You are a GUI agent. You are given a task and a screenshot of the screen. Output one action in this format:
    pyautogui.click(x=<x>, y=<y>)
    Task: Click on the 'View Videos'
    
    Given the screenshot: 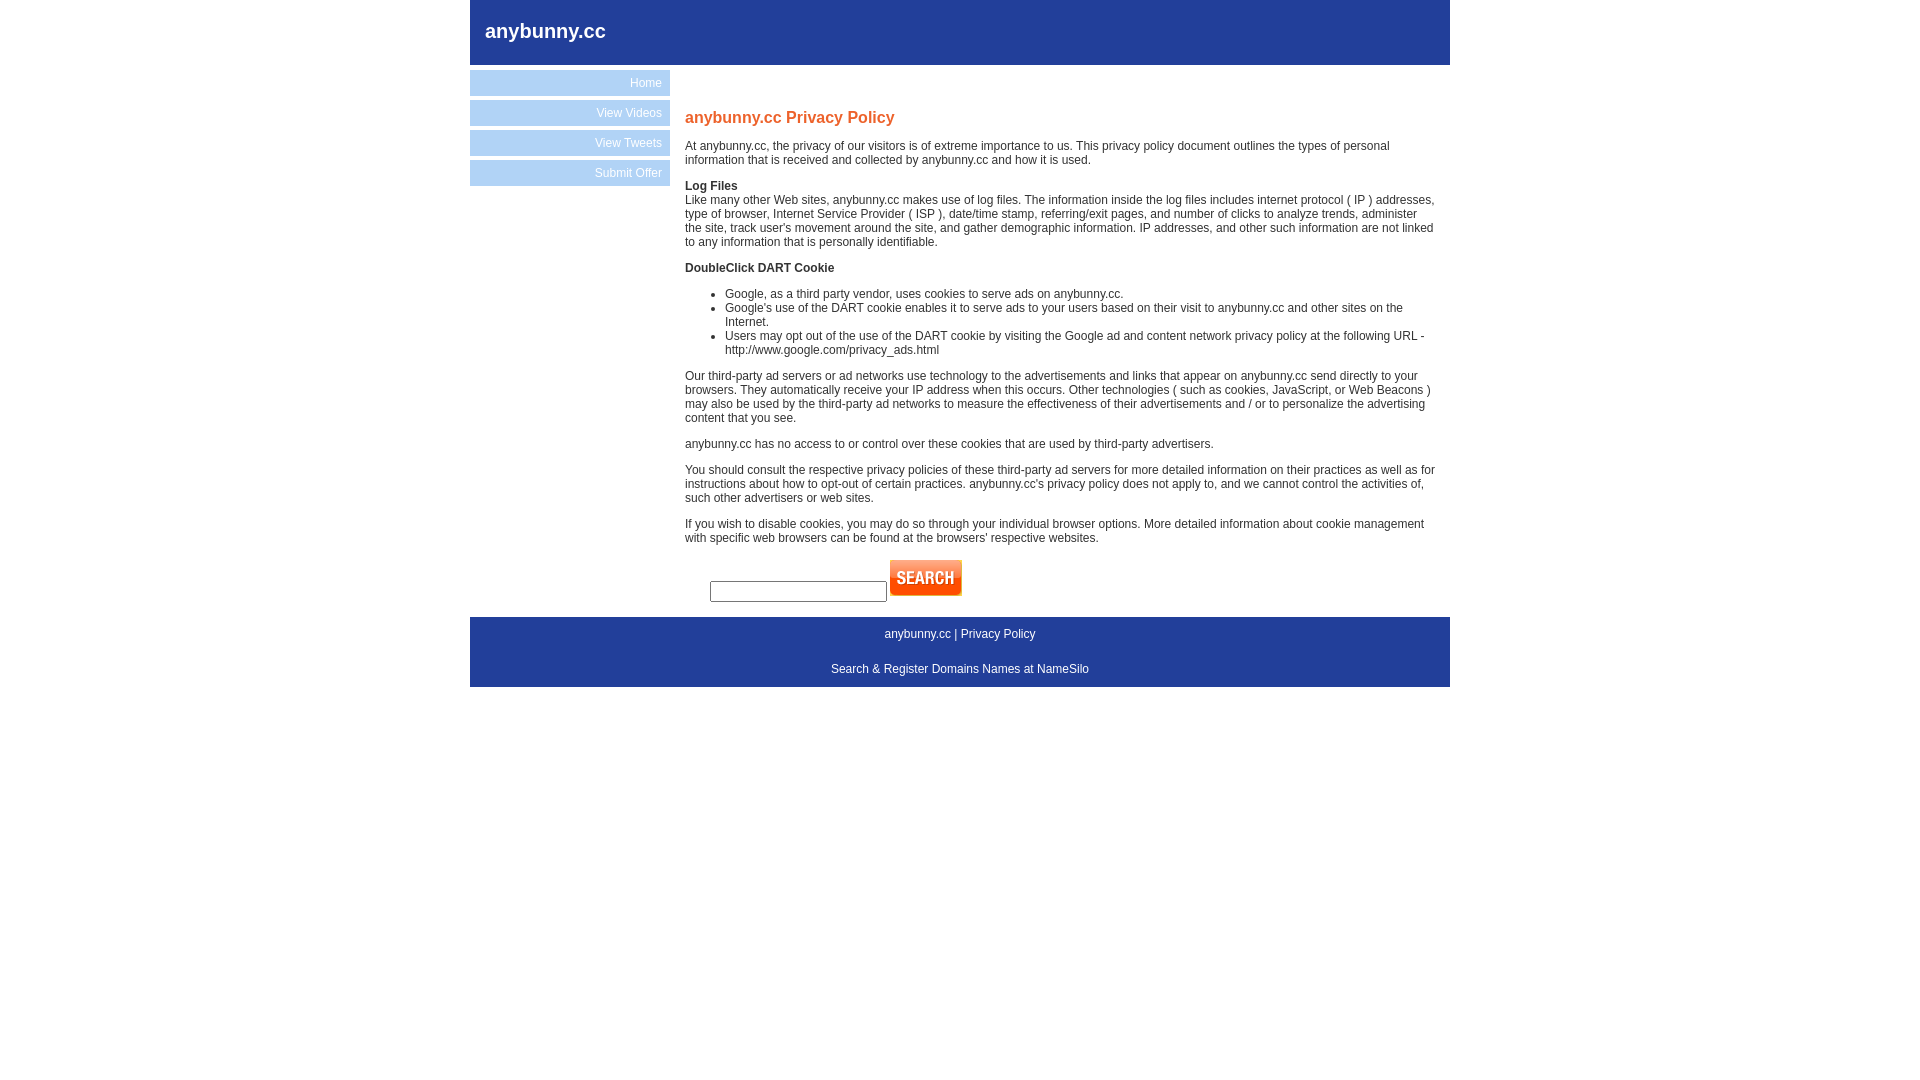 What is the action you would take?
    pyautogui.click(x=569, y=112)
    